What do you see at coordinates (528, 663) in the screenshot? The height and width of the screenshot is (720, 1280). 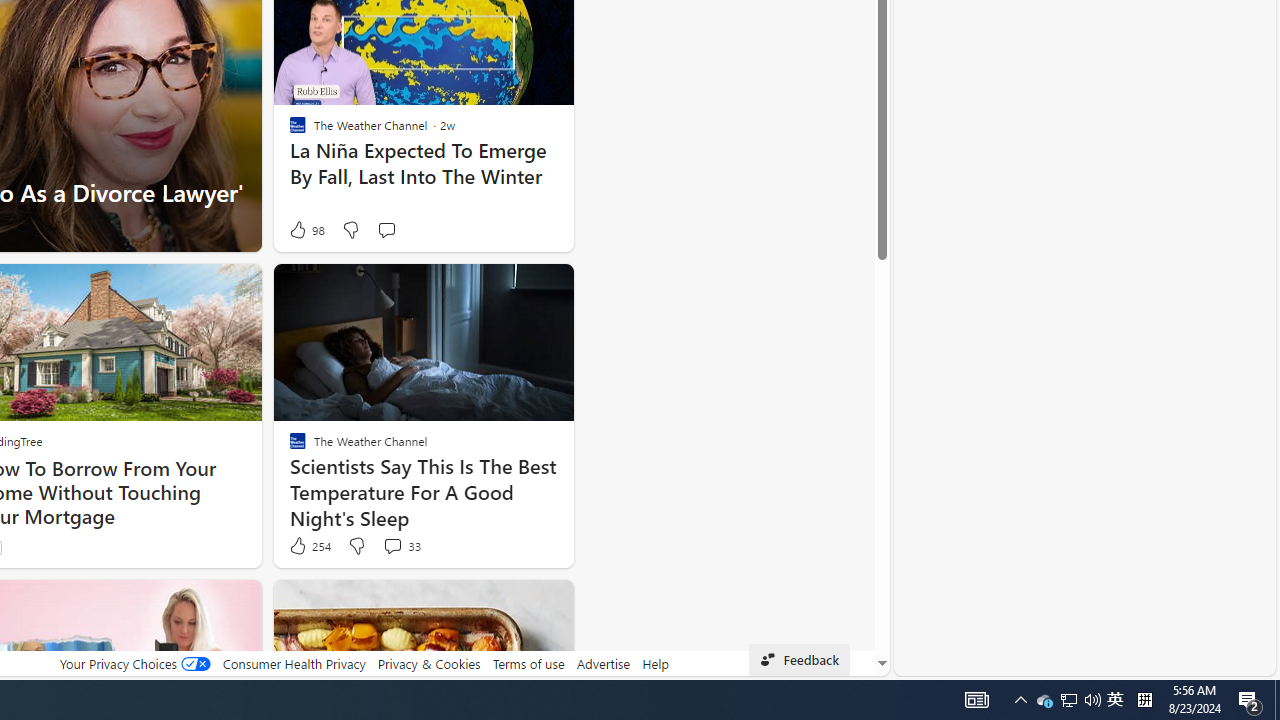 I see `'Terms of use'` at bounding box center [528, 663].